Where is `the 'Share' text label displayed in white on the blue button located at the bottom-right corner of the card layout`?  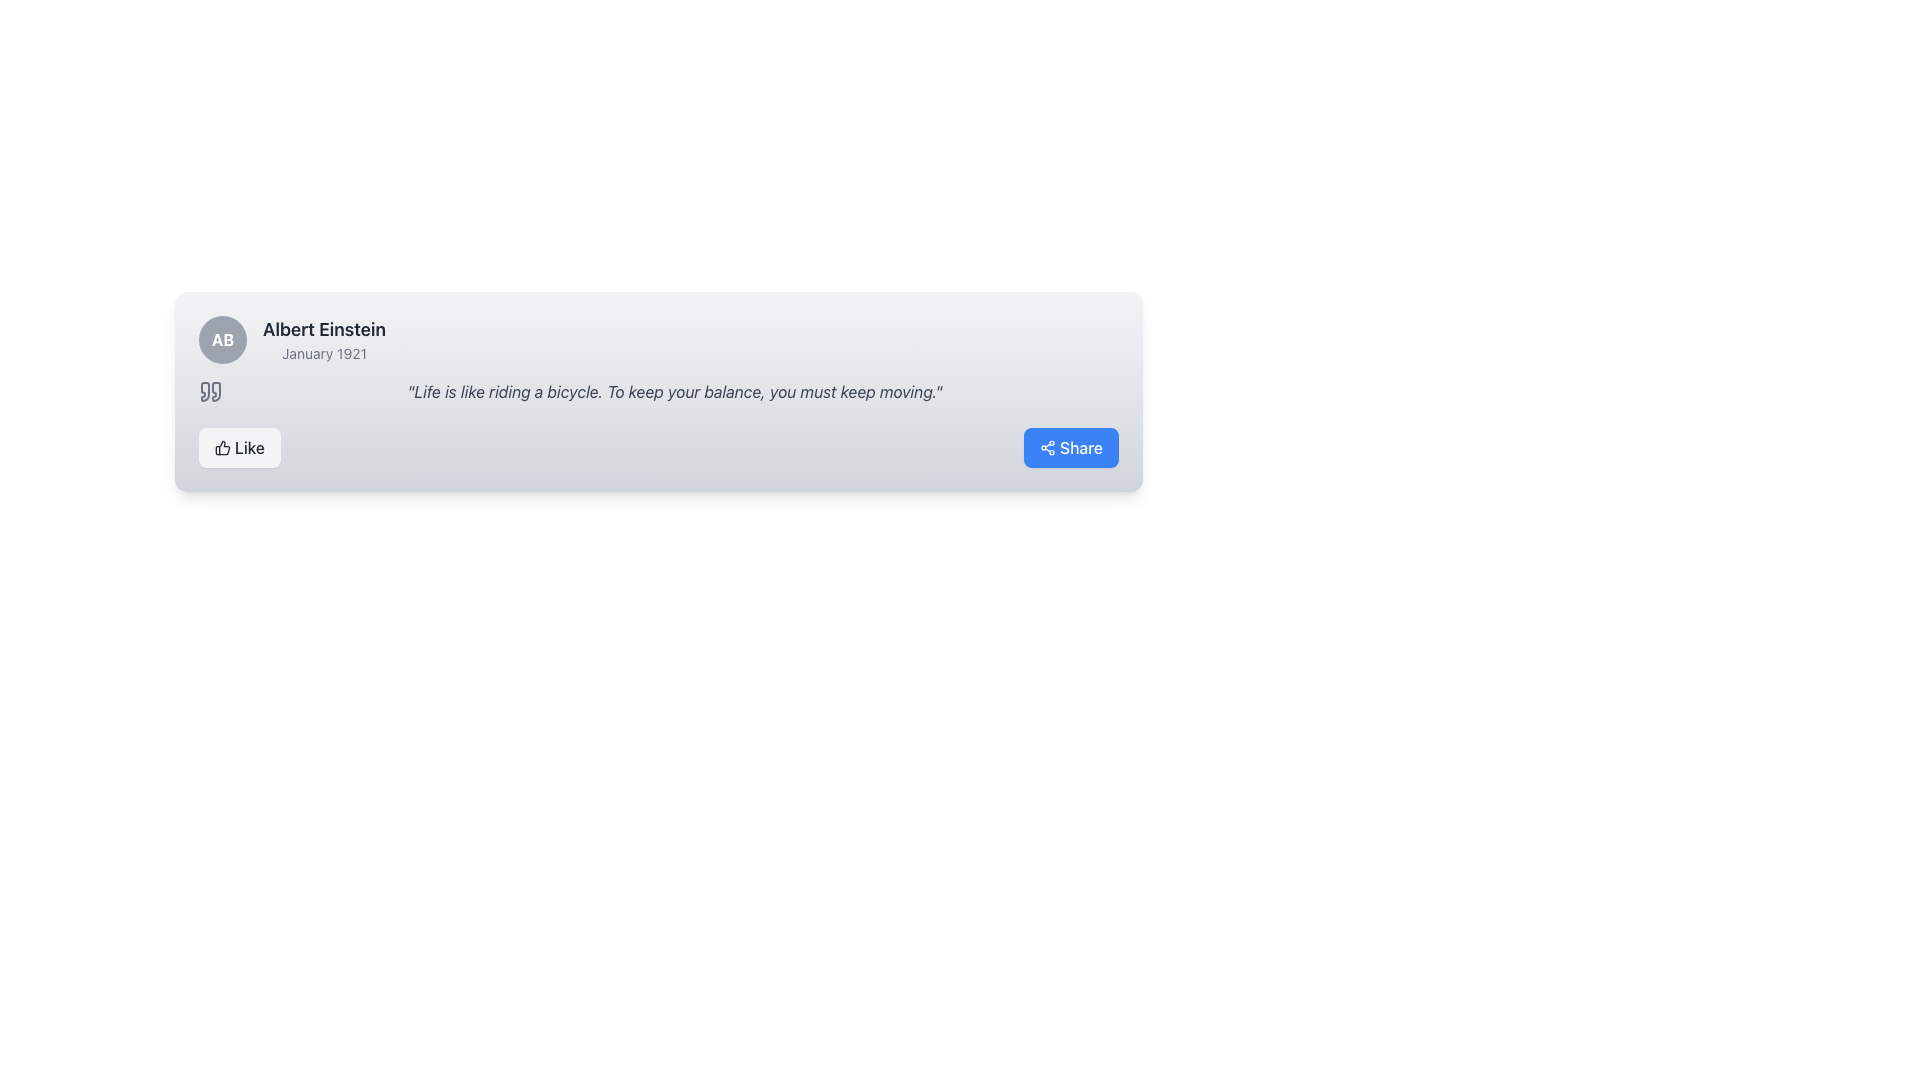 the 'Share' text label displayed in white on the blue button located at the bottom-right corner of the card layout is located at coordinates (1080, 446).